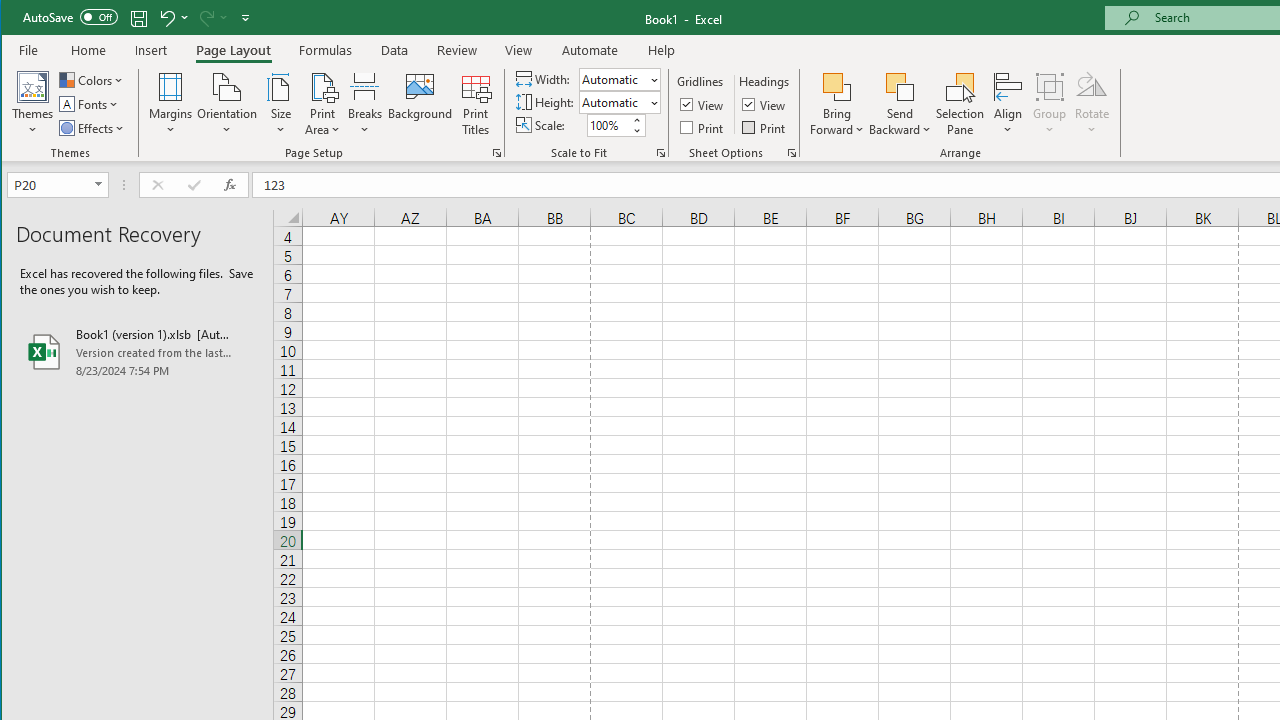 The image size is (1280, 720). What do you see at coordinates (764, 127) in the screenshot?
I see `'Print'` at bounding box center [764, 127].